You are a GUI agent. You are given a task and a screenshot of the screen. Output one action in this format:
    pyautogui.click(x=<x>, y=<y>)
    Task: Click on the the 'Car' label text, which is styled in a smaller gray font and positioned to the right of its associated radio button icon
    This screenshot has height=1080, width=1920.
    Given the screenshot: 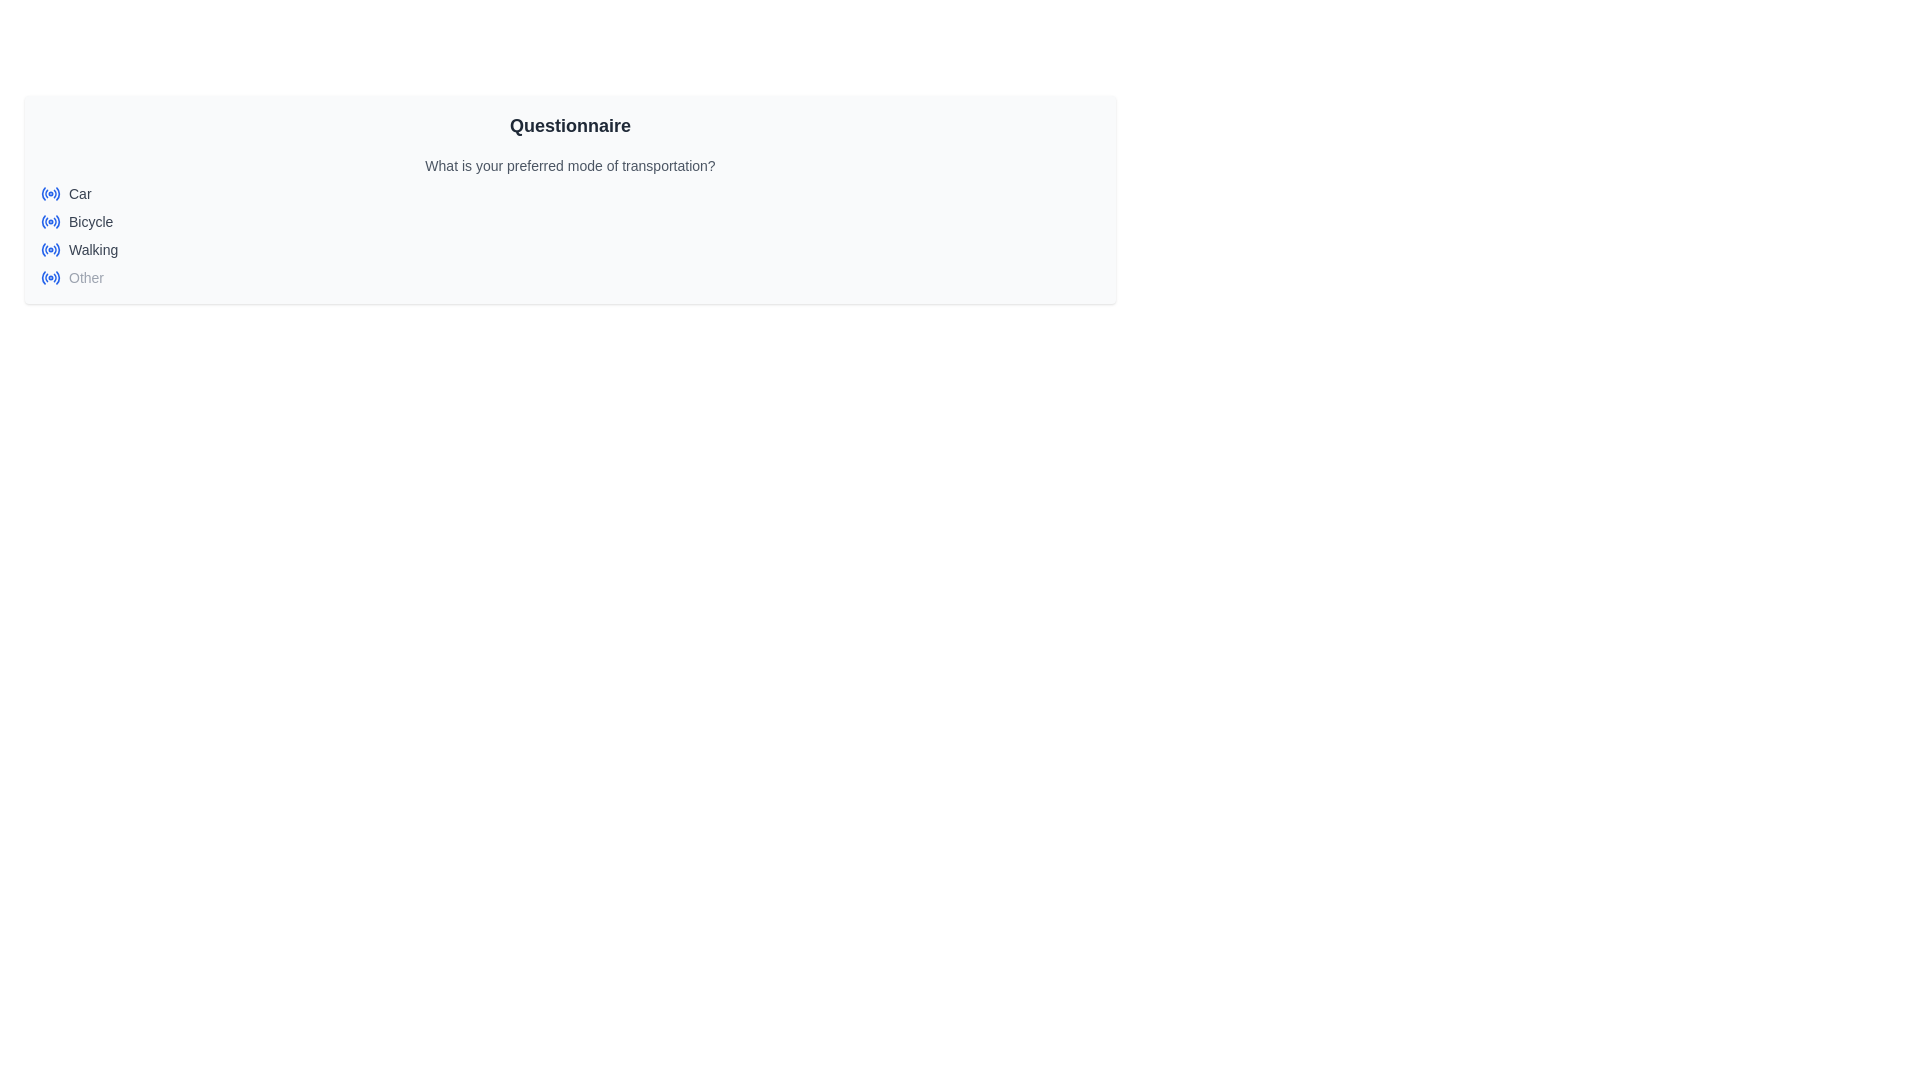 What is the action you would take?
    pyautogui.click(x=80, y=193)
    